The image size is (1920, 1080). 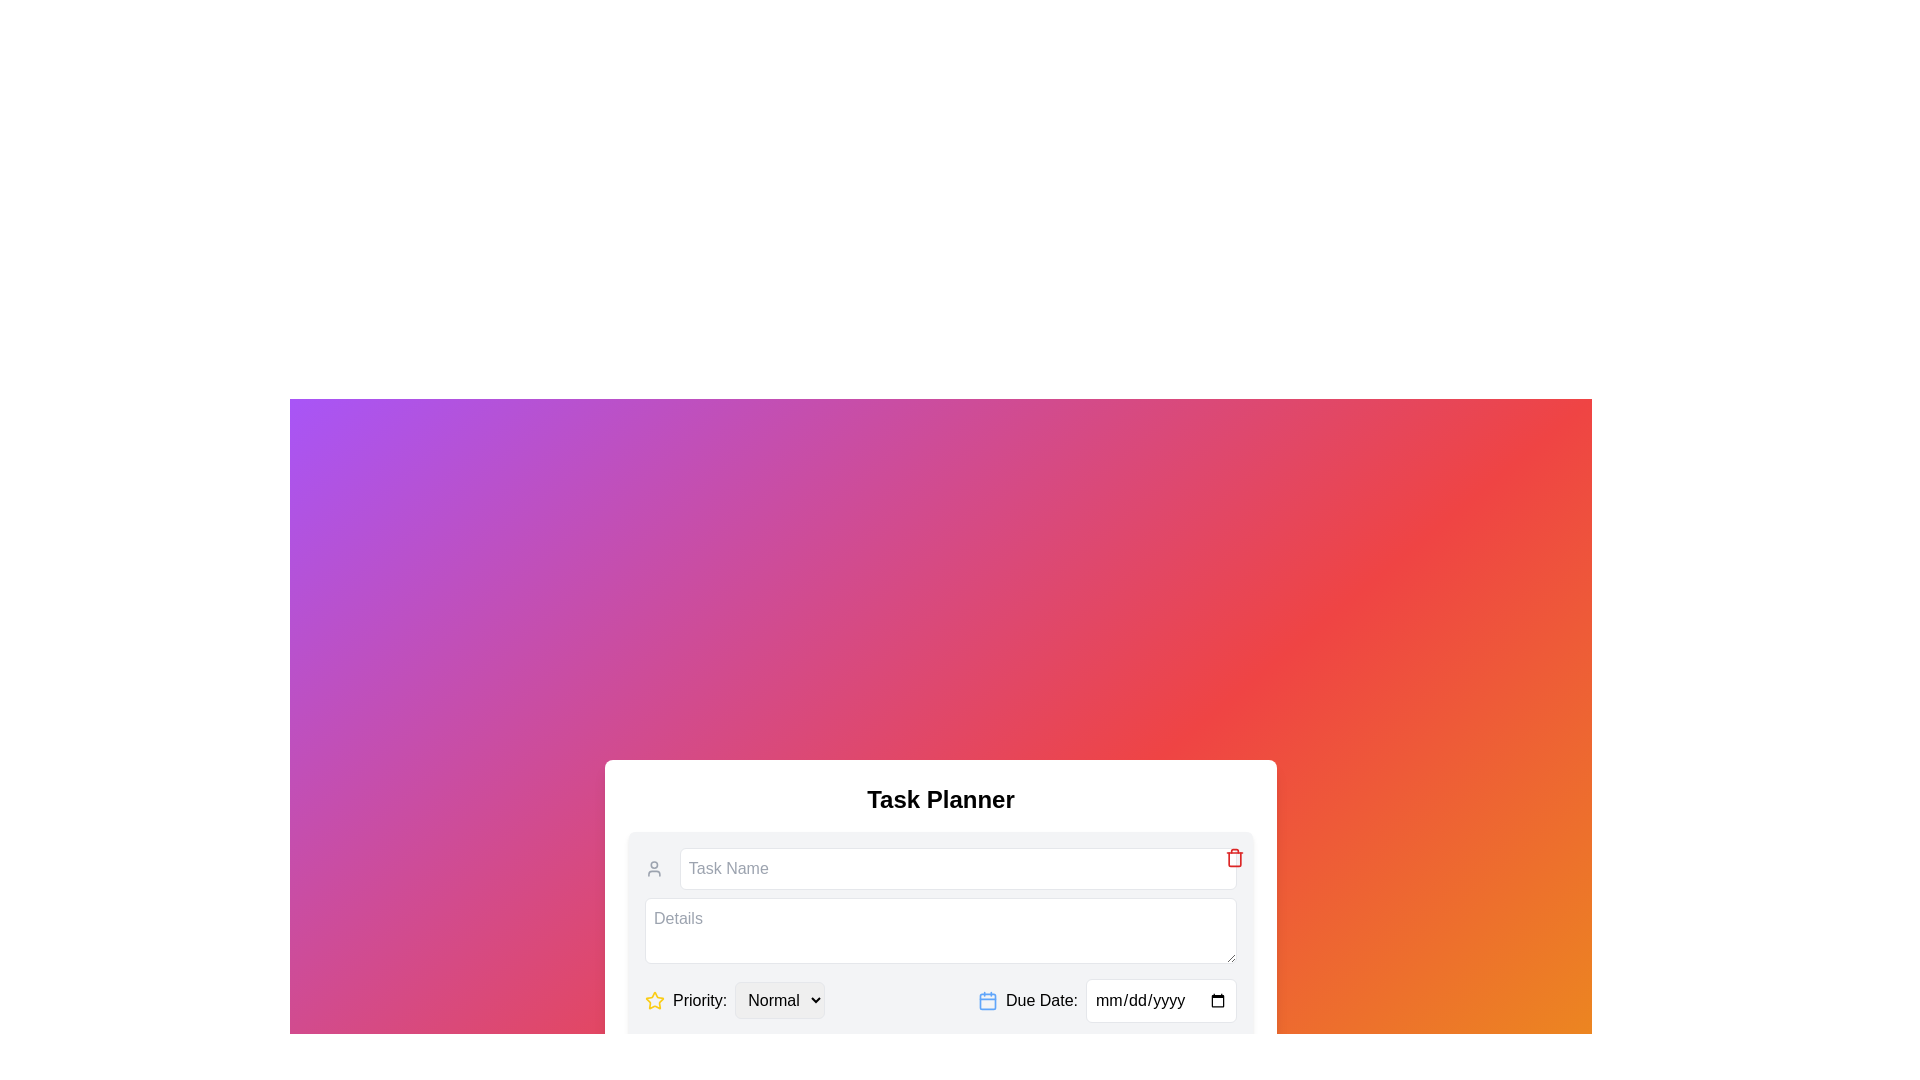 What do you see at coordinates (988, 1000) in the screenshot?
I see `the calendar icon located to the left of the 'Due Date:' text input field, which serves as a visual cue for date input functionality` at bounding box center [988, 1000].